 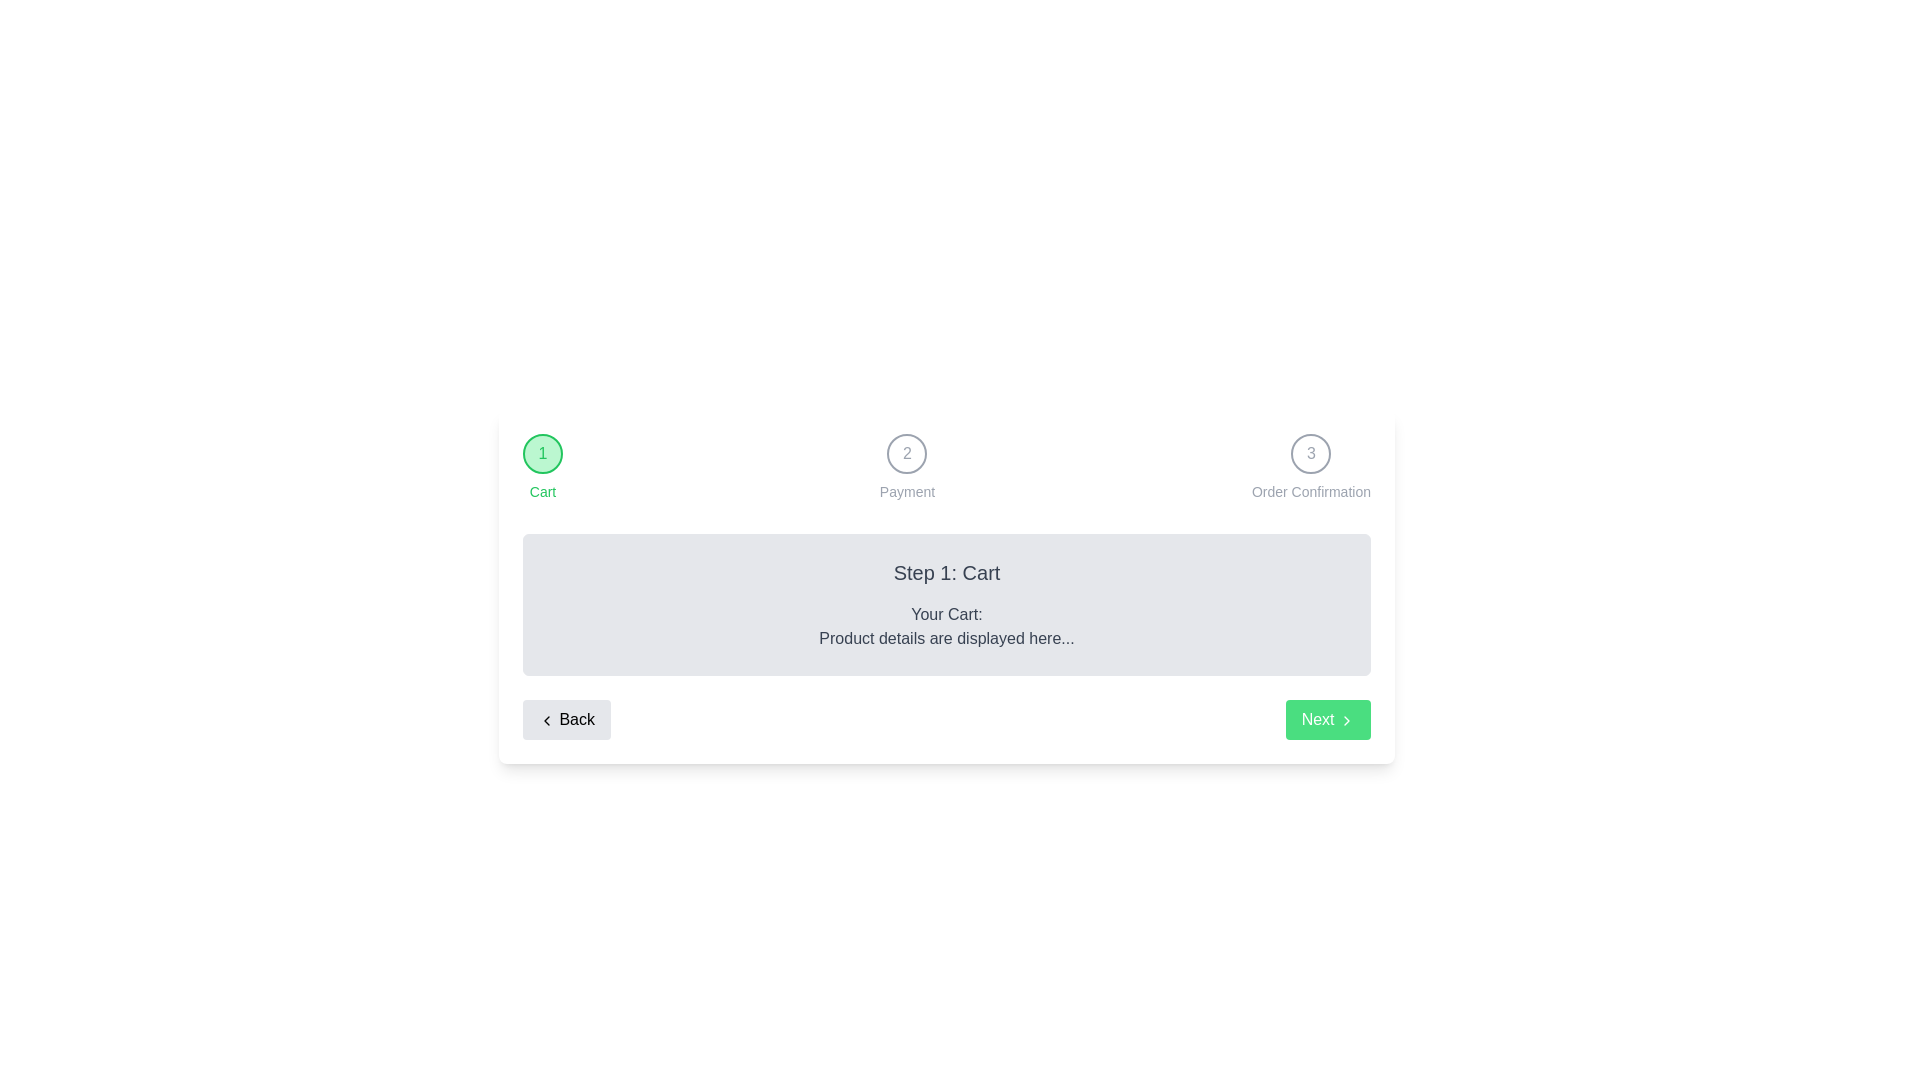 I want to click on the 'Next' button to navigate to the next step, so click(x=1328, y=720).